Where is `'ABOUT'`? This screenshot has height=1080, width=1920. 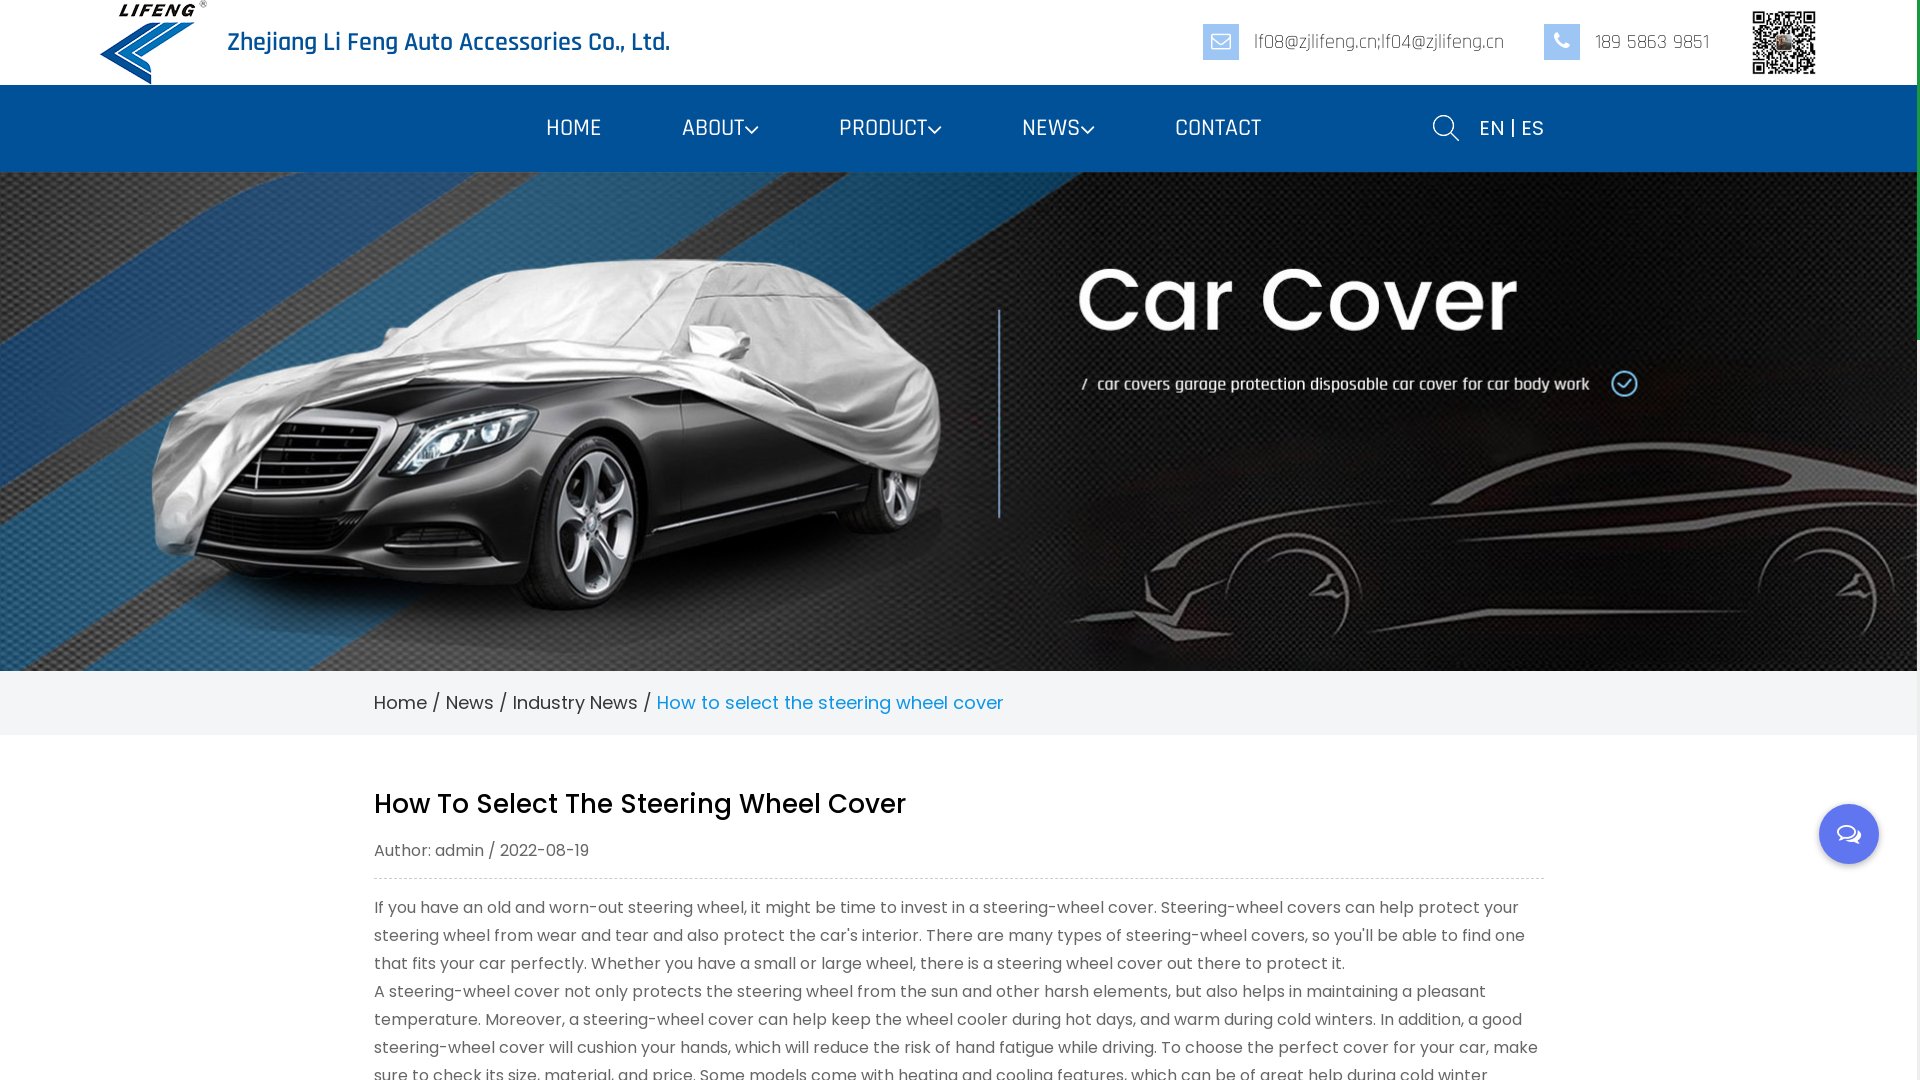 'ABOUT' is located at coordinates (681, 128).